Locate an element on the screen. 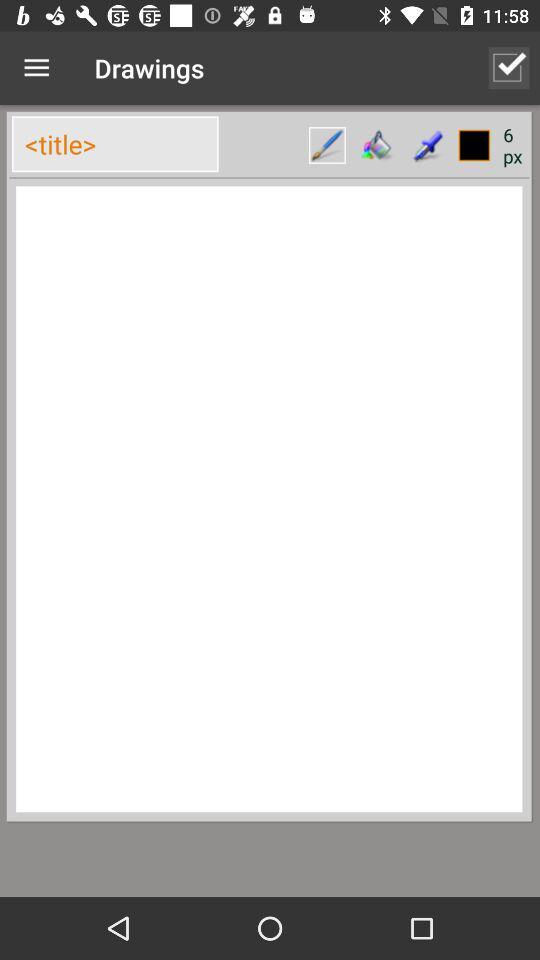  the edit icon is located at coordinates (327, 144).